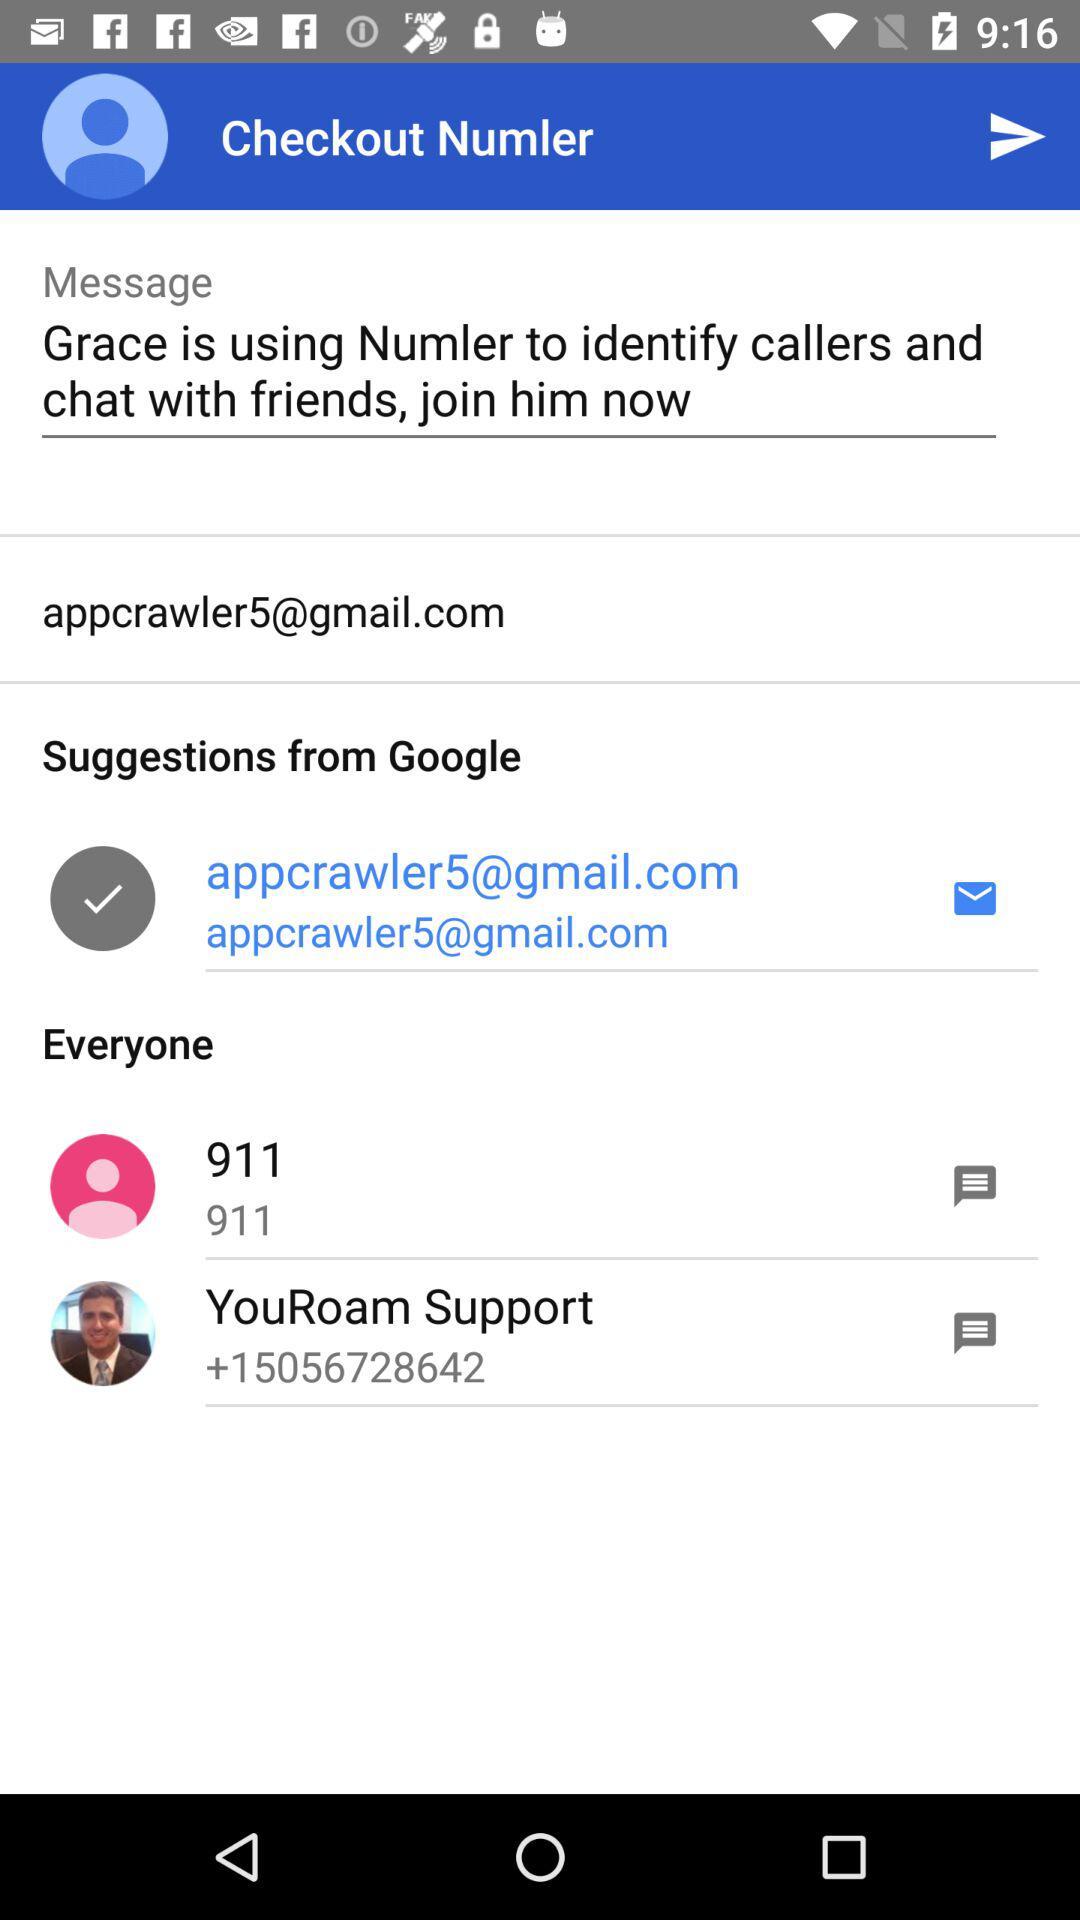  I want to click on icon above message, so click(104, 135).